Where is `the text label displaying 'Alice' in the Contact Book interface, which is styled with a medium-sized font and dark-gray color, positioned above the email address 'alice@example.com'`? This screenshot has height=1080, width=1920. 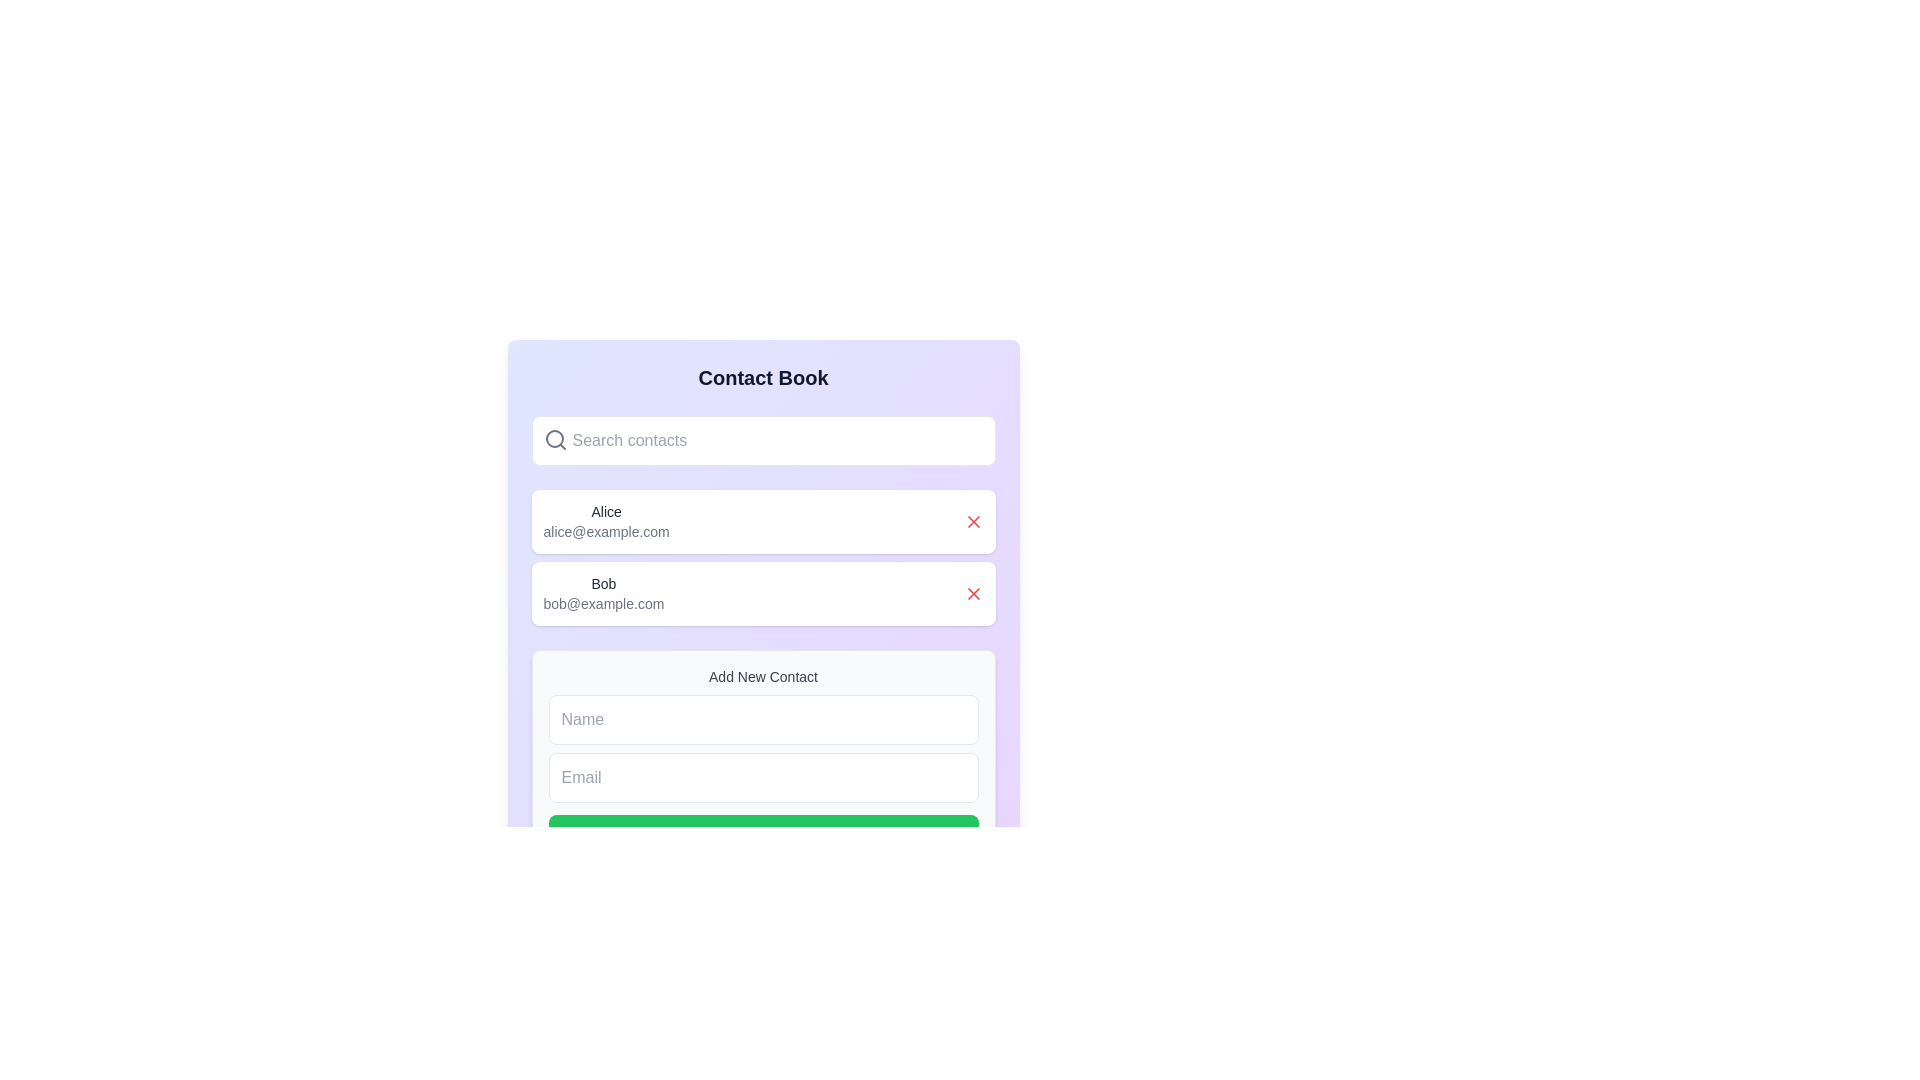
the text label displaying 'Alice' in the Contact Book interface, which is styled with a medium-sized font and dark-gray color, positioned above the email address 'alice@example.com' is located at coordinates (605, 511).